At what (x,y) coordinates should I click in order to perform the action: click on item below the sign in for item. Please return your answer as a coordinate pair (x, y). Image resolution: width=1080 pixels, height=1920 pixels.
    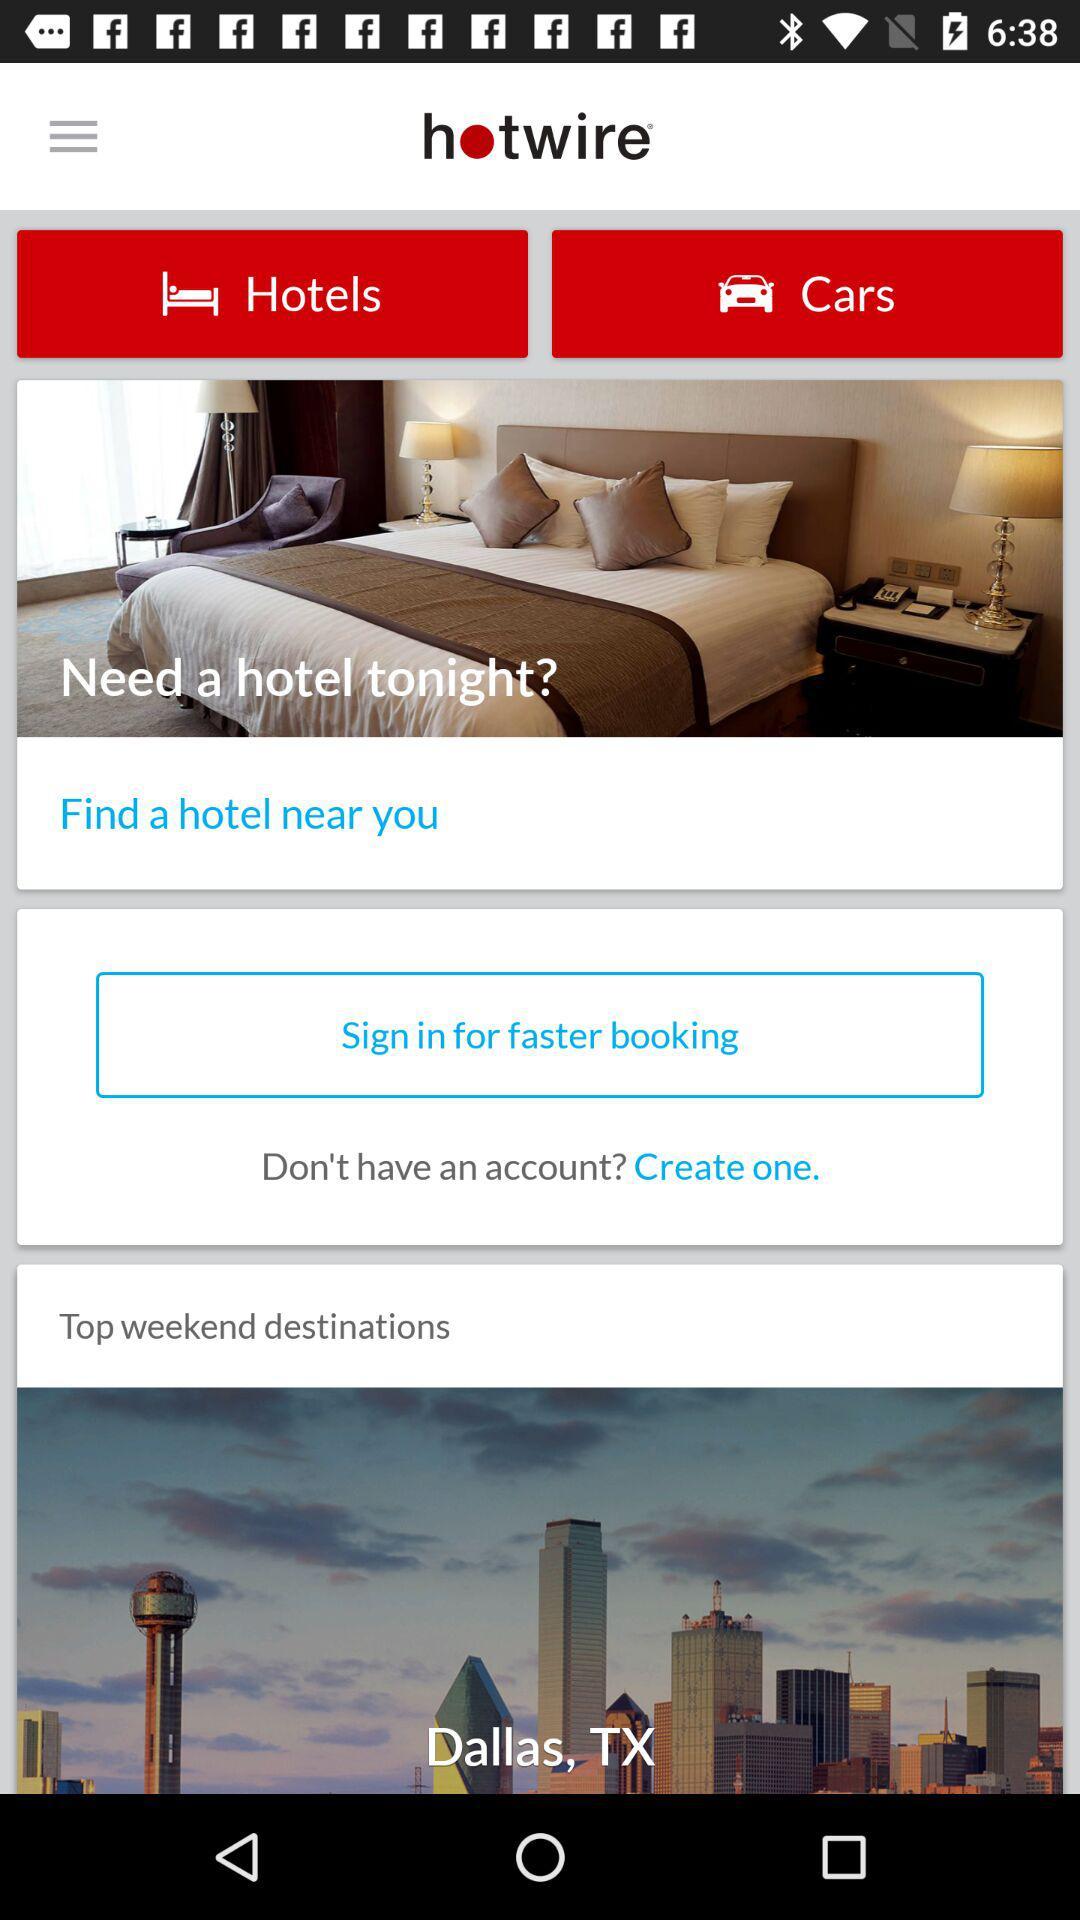
    Looking at the image, I should click on (540, 1166).